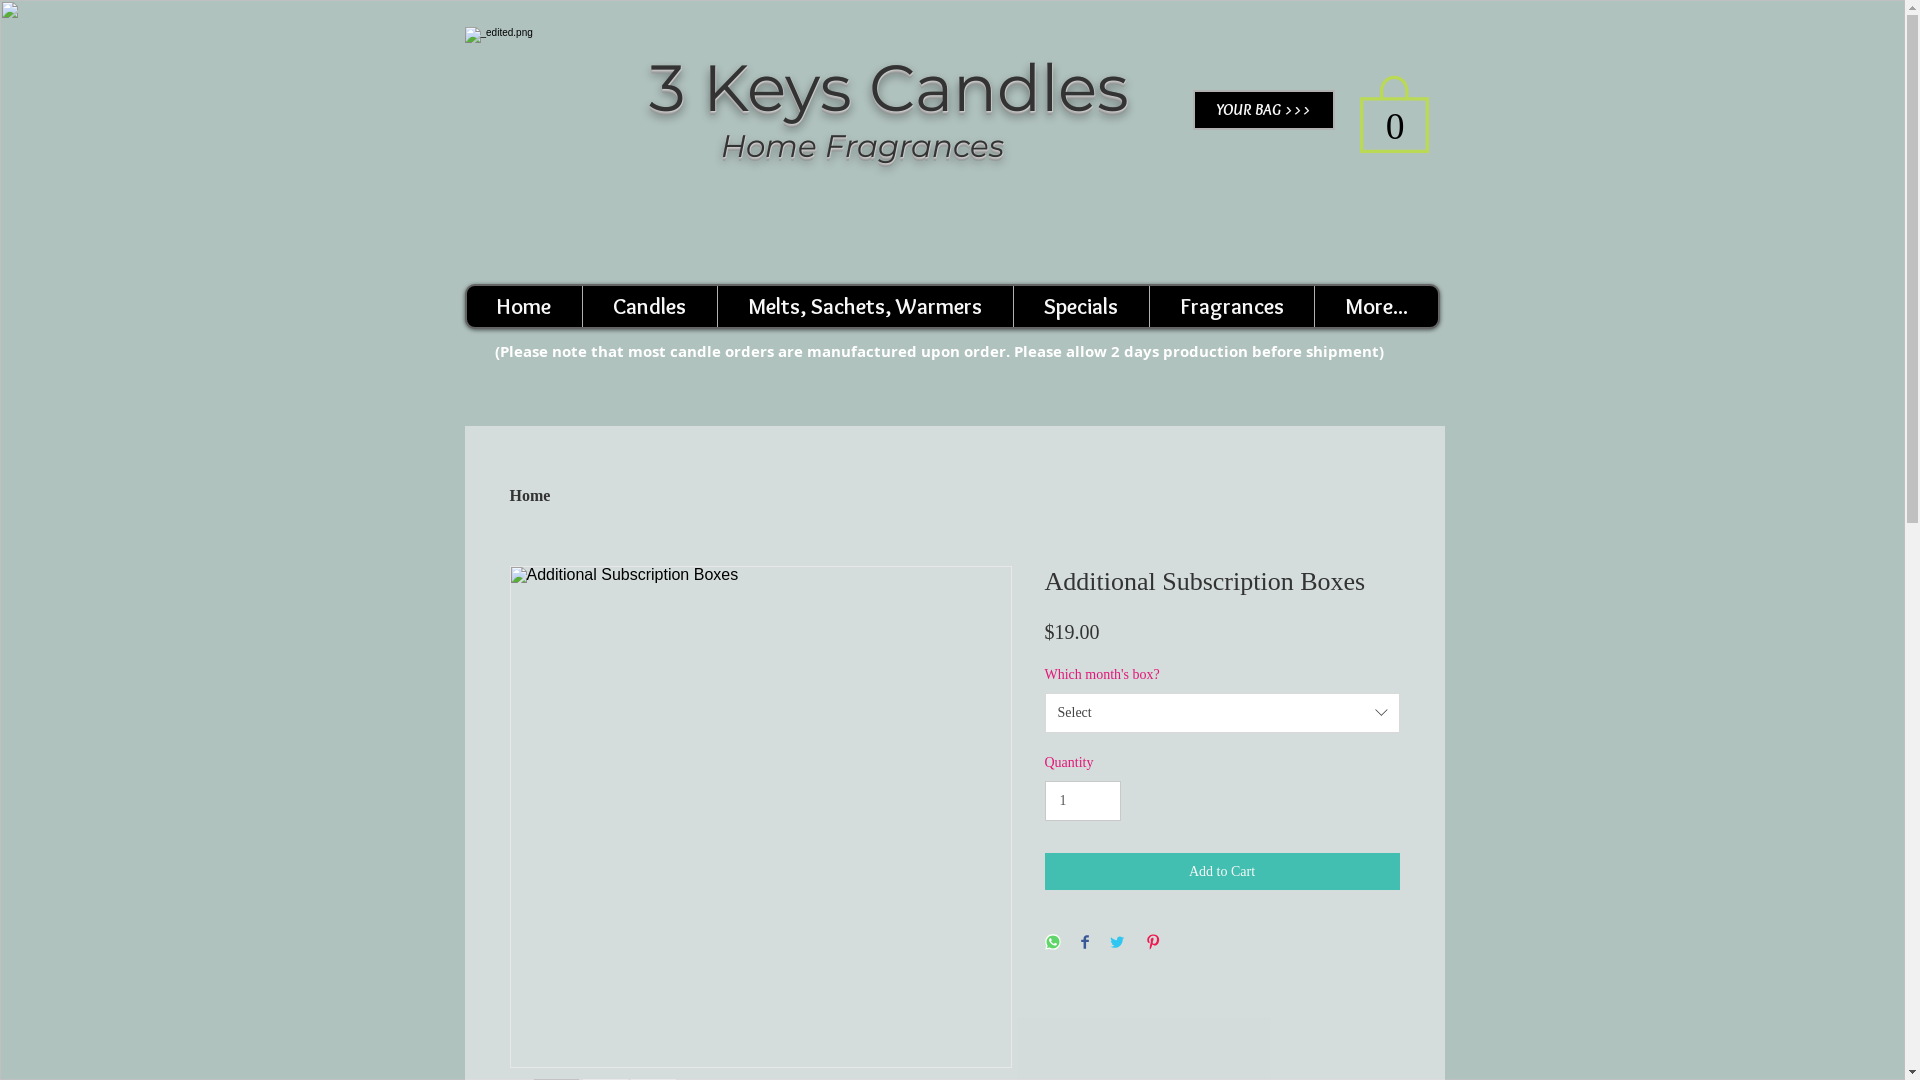  What do you see at coordinates (1147, 306) in the screenshot?
I see `'Fragrances'` at bounding box center [1147, 306].